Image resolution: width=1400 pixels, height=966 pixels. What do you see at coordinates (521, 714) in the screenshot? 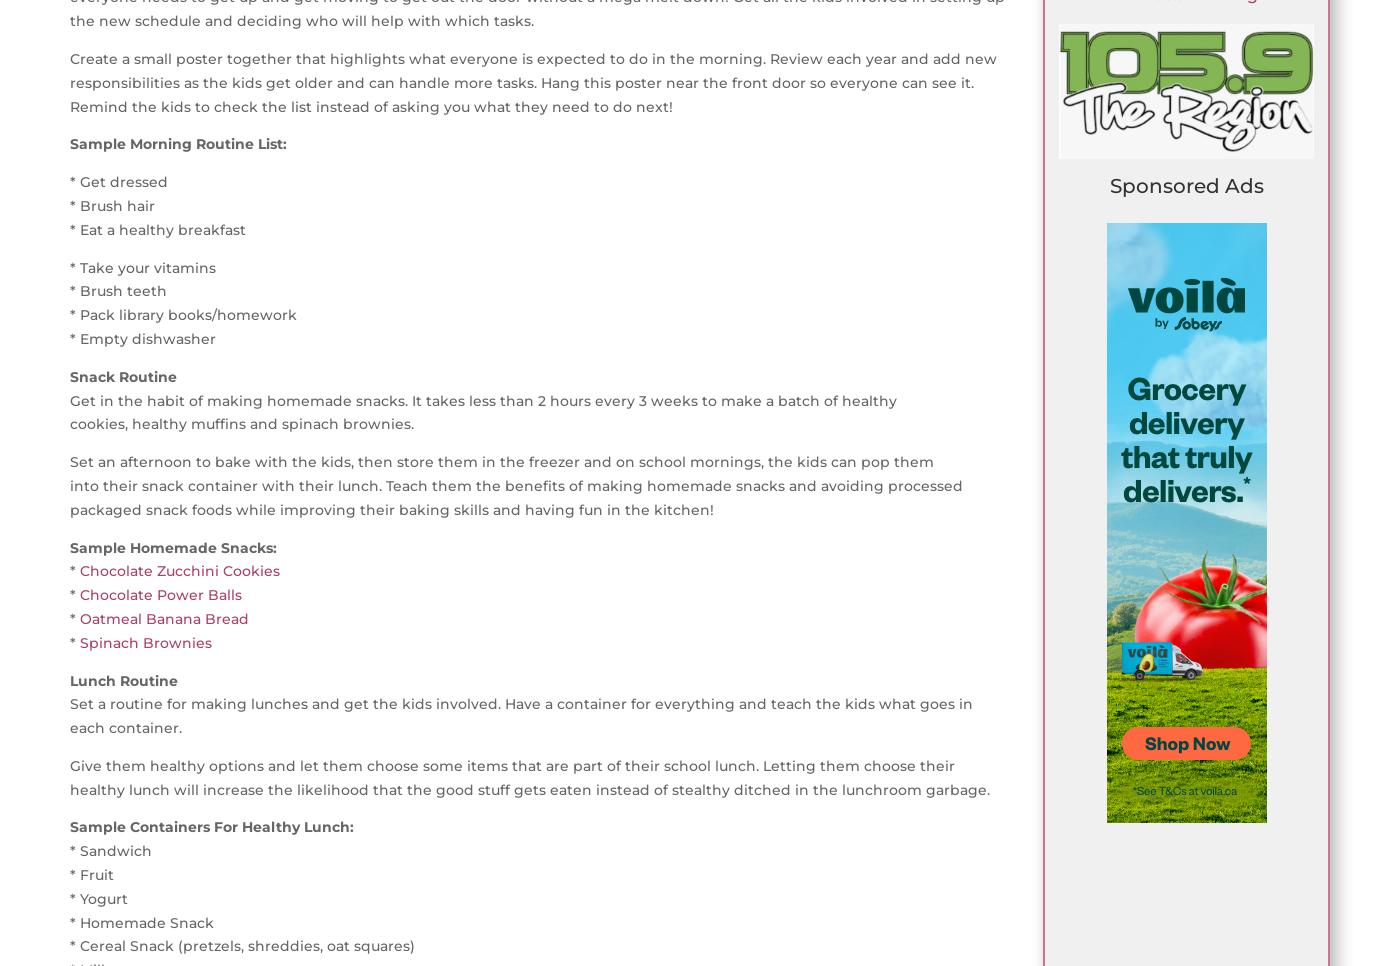
I see `'Set a routine for making lunches and get the kids involved. Have a container for everything and teach the kids what goes in each container.'` at bounding box center [521, 714].